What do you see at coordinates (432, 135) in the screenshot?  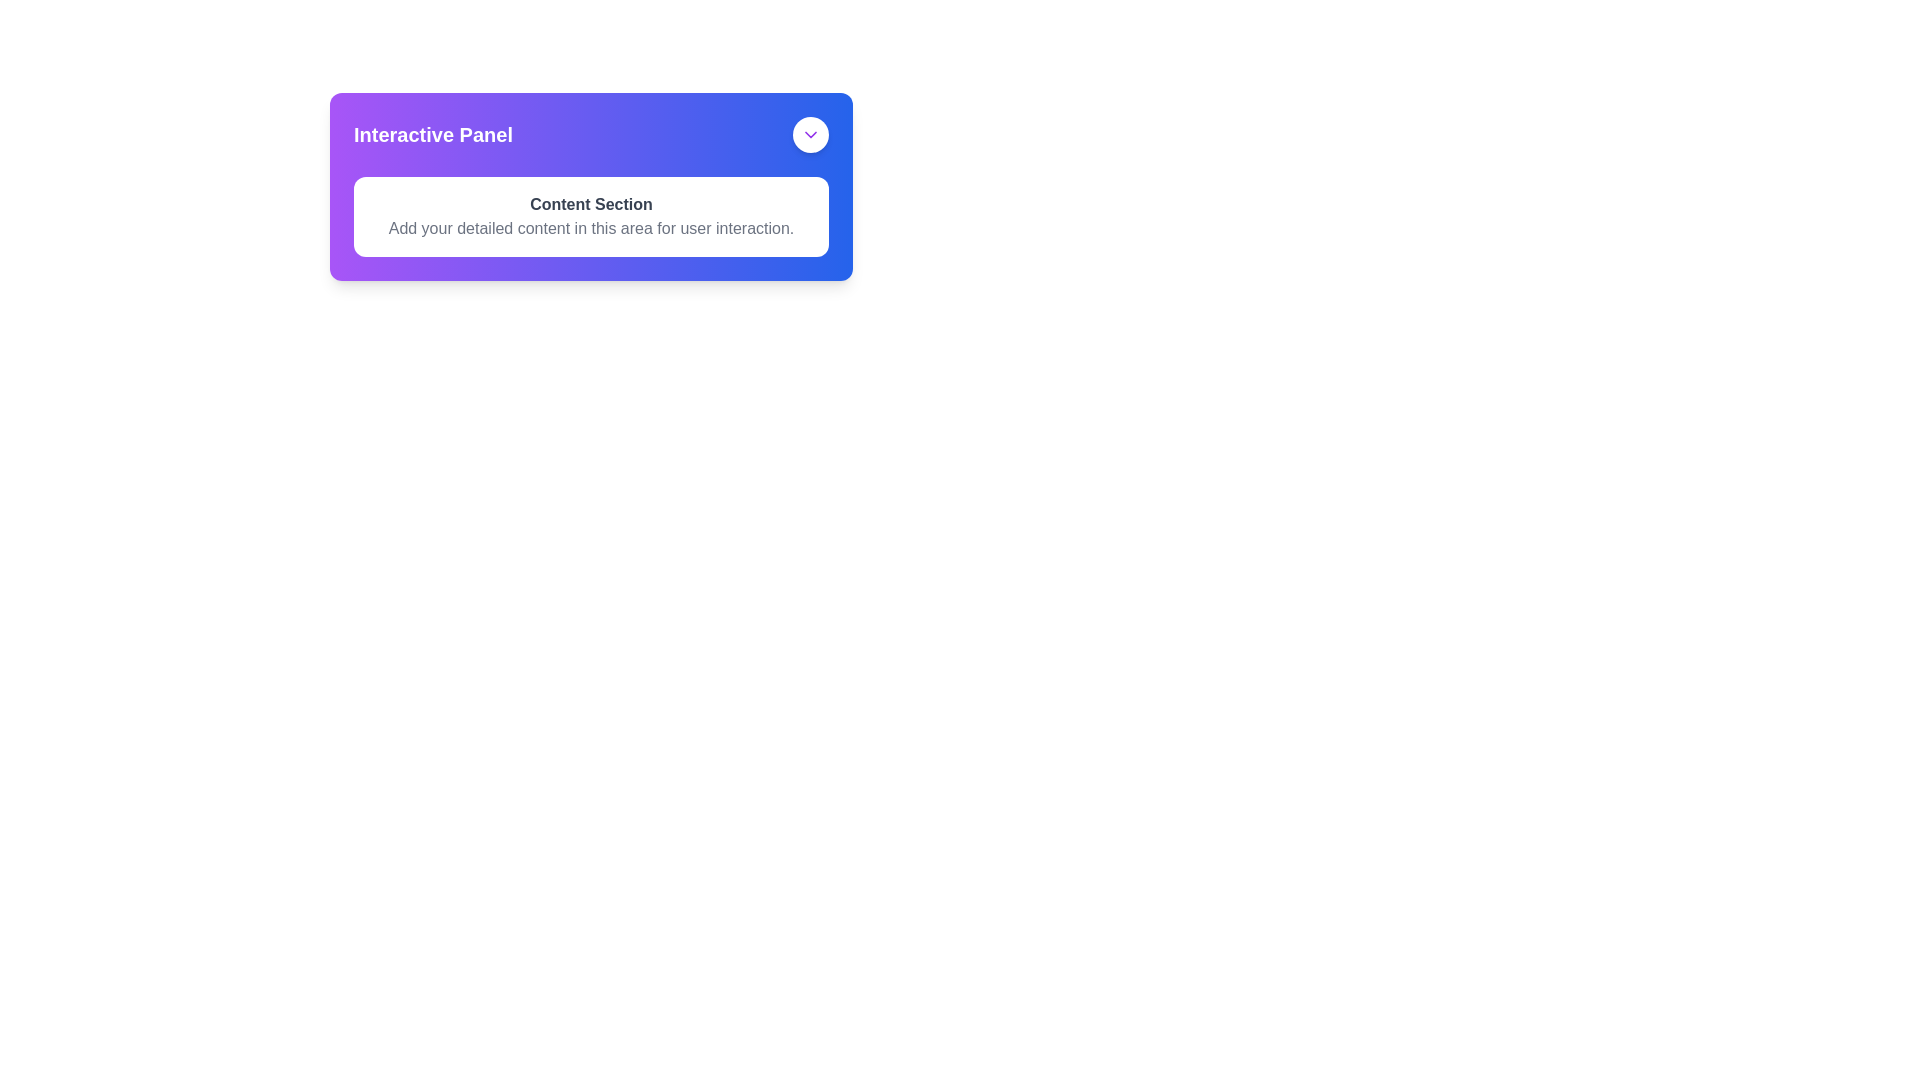 I see `the title of the text label displaying 'Interactive Panel' located in the upper left corner of the gradient-filled header` at bounding box center [432, 135].